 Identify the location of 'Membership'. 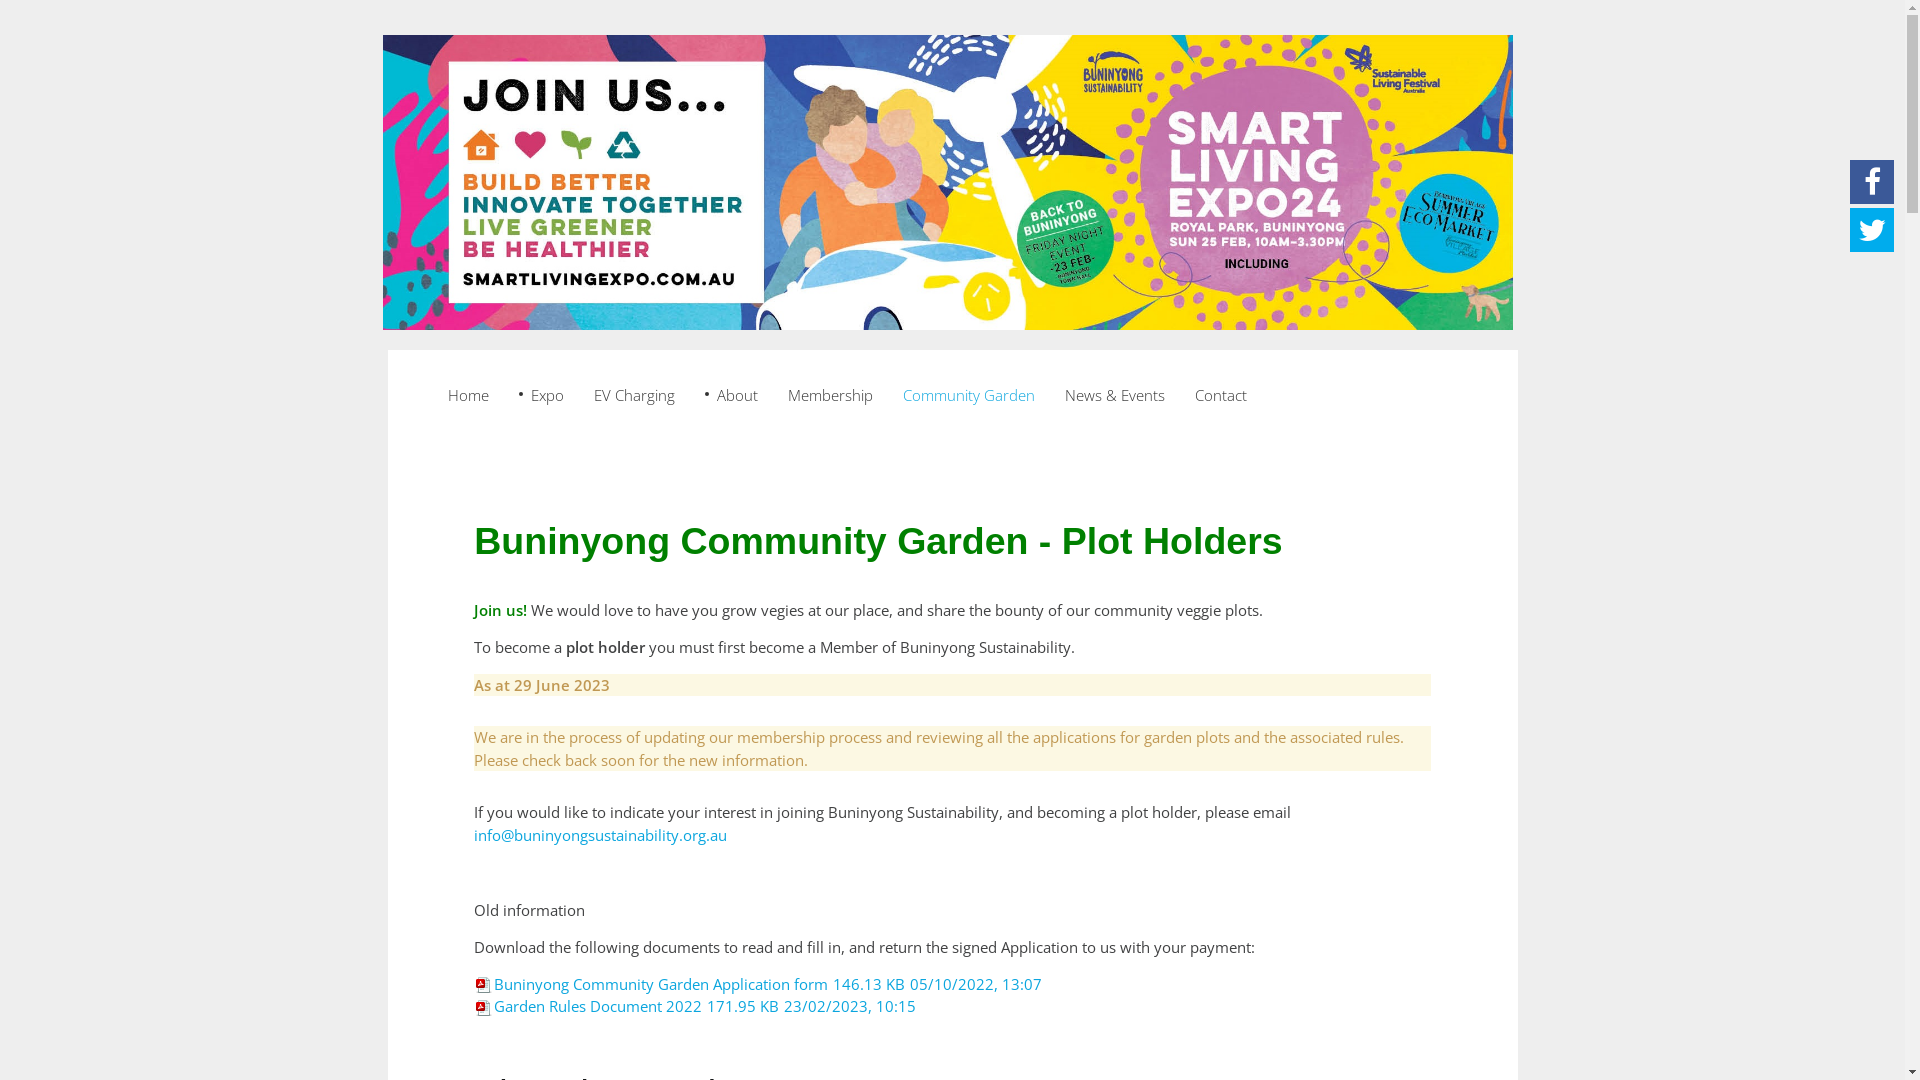
(830, 394).